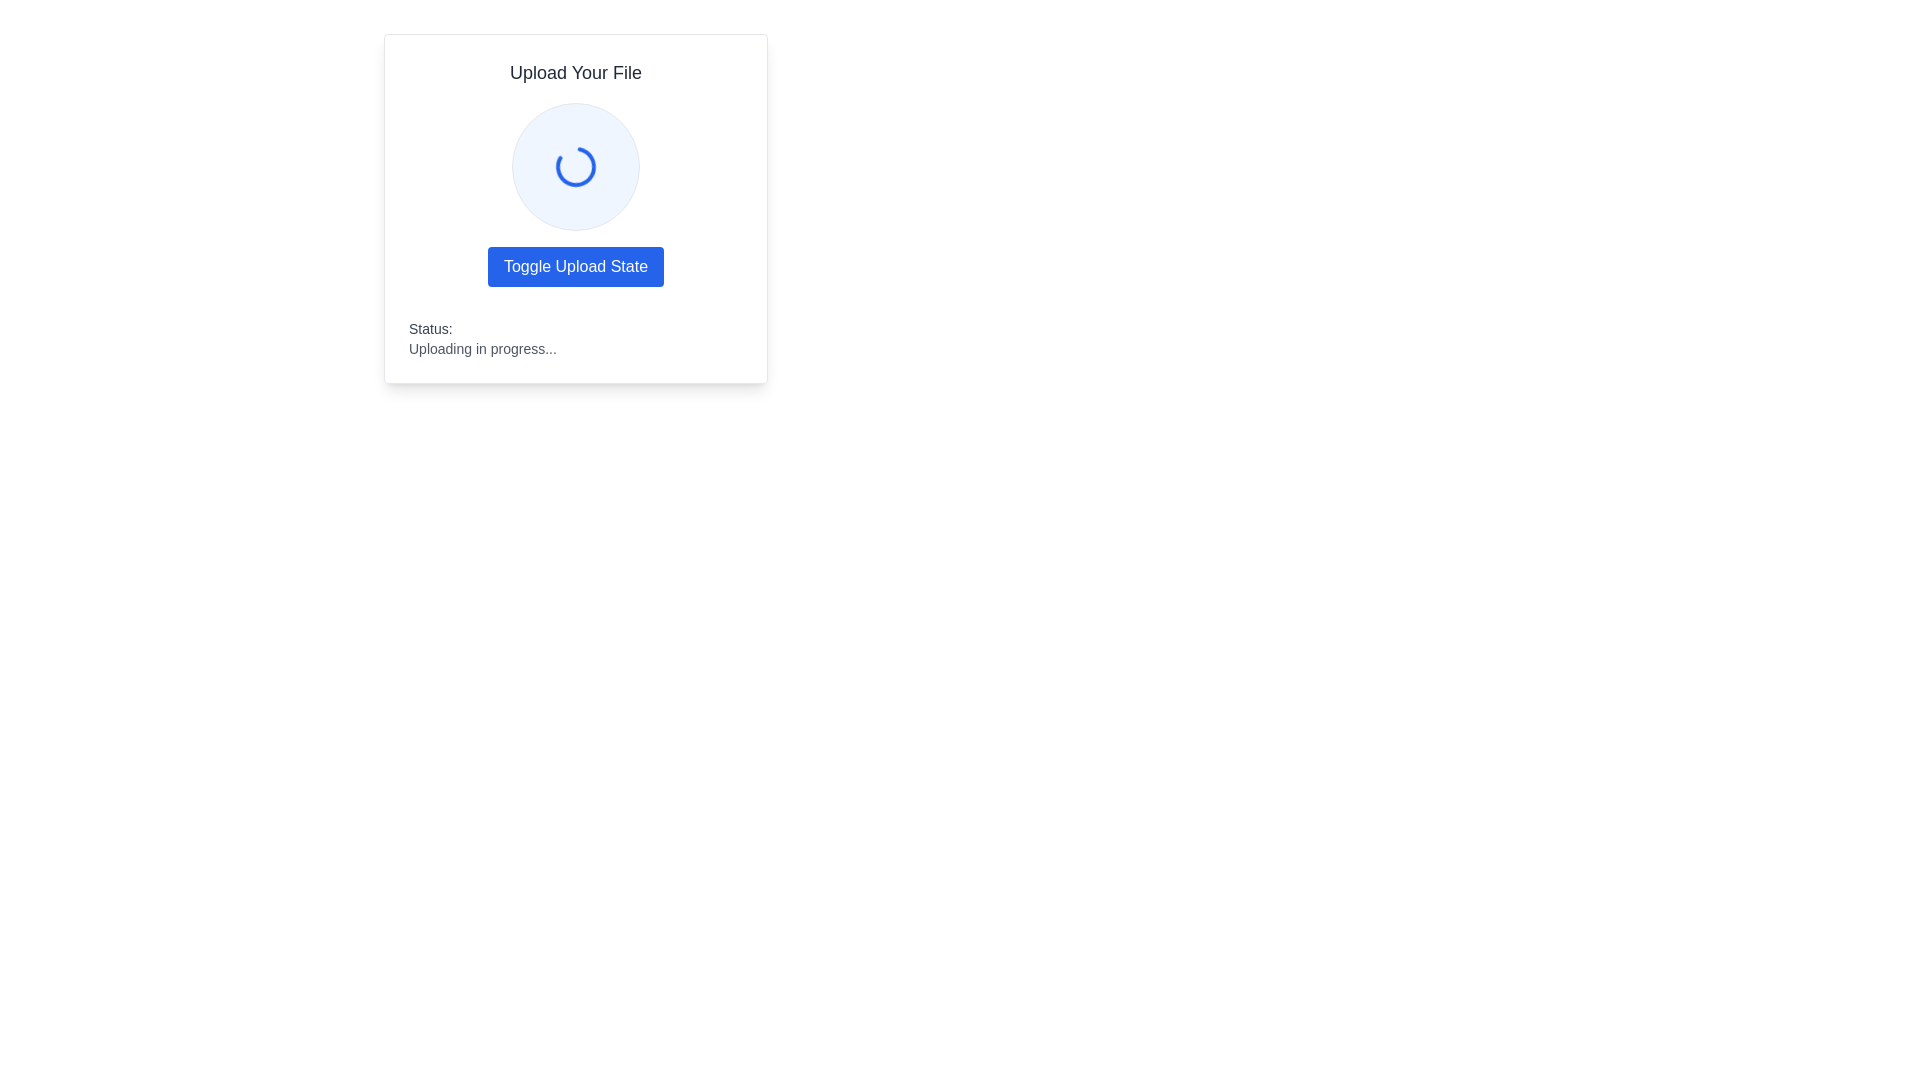  Describe the element at coordinates (482, 347) in the screenshot. I see `the text label displaying 'Uploading in progress...' which is styled with a small gray text on a white background, located below the upload control interface and aligned with the 'Status:' label` at that location.